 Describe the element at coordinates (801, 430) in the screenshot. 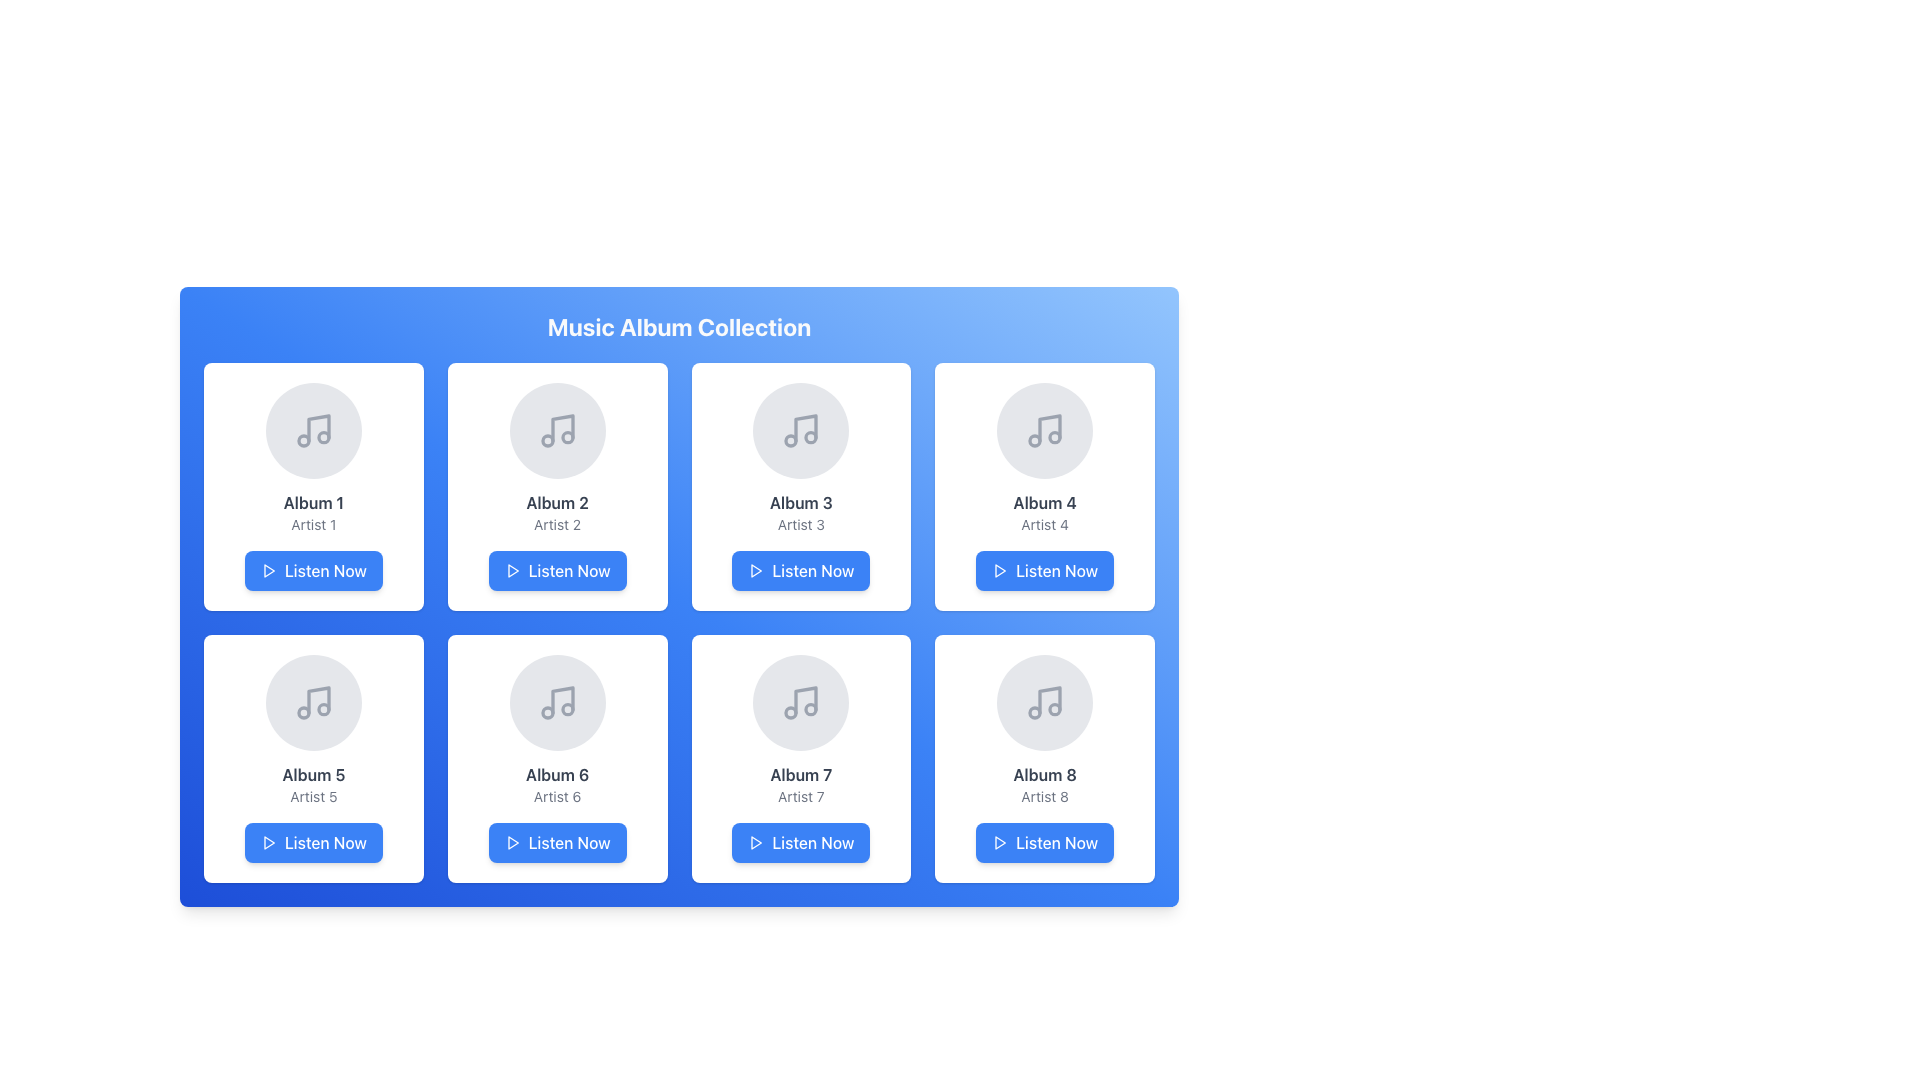

I see `the music icon representing 'Album 3' and 'Artist 3' located in the top-center section of the card` at that location.